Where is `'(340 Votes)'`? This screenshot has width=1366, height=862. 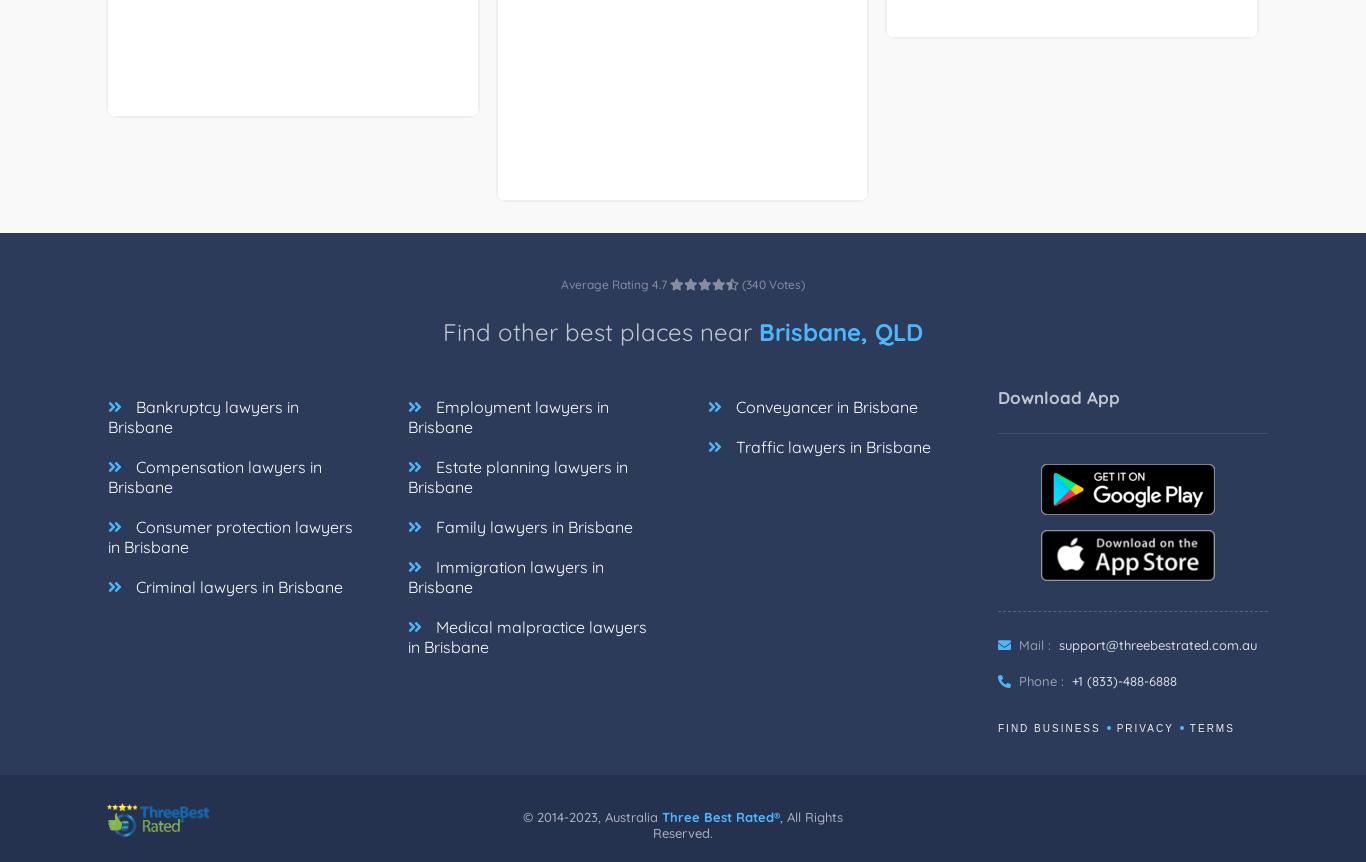 '(340 Votes)' is located at coordinates (772, 306).